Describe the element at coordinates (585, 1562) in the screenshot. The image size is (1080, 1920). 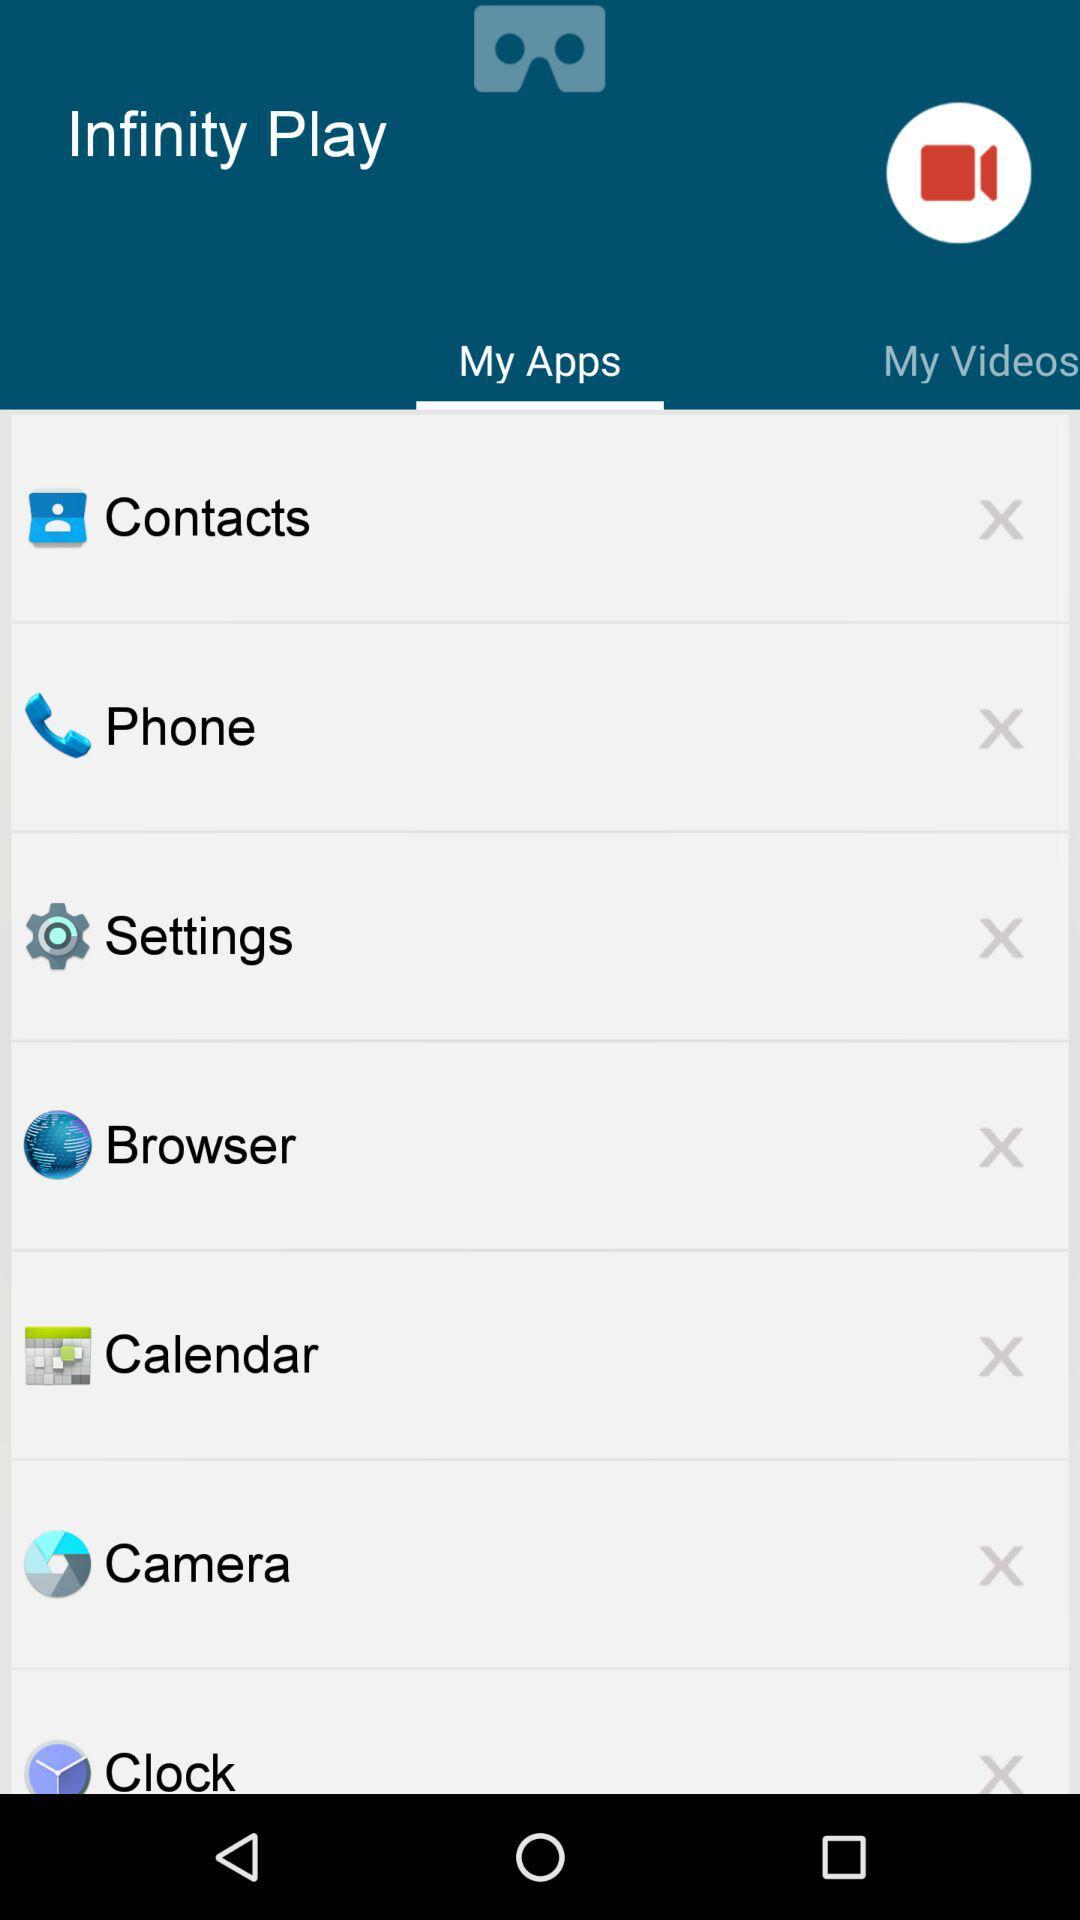
I see `the camera` at that location.